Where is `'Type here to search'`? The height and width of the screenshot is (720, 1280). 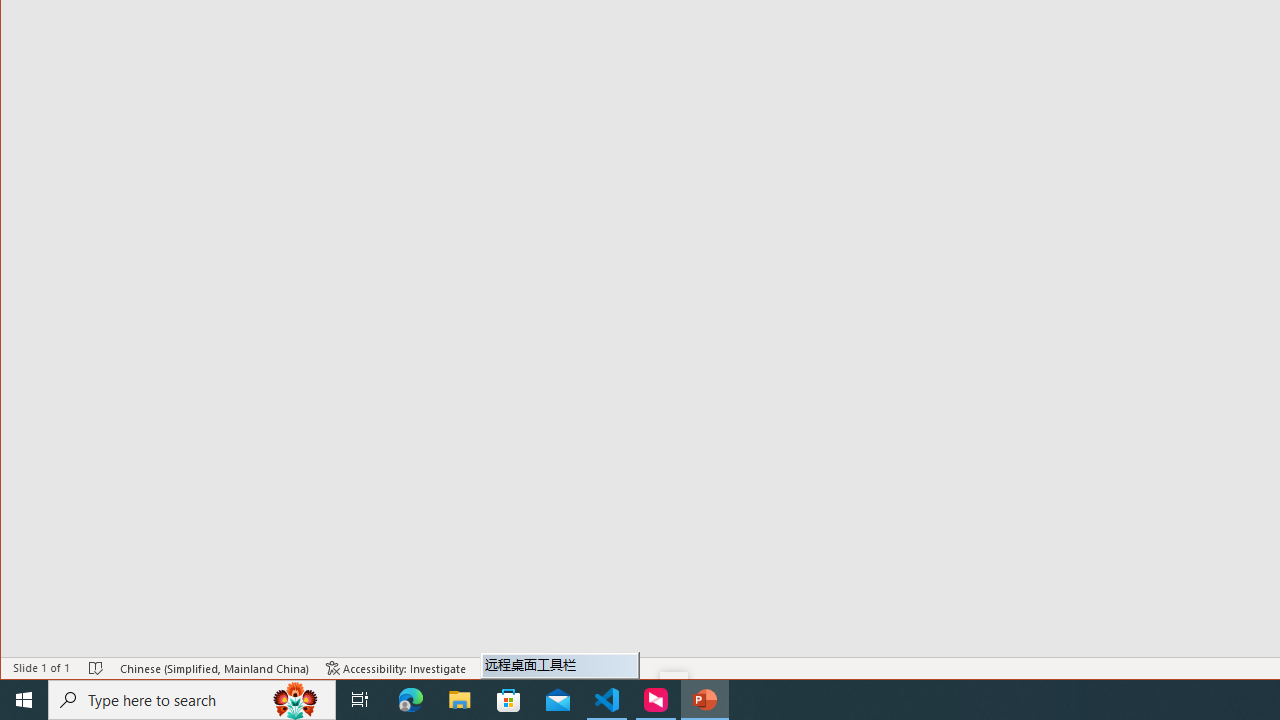 'Type here to search' is located at coordinates (192, 698).